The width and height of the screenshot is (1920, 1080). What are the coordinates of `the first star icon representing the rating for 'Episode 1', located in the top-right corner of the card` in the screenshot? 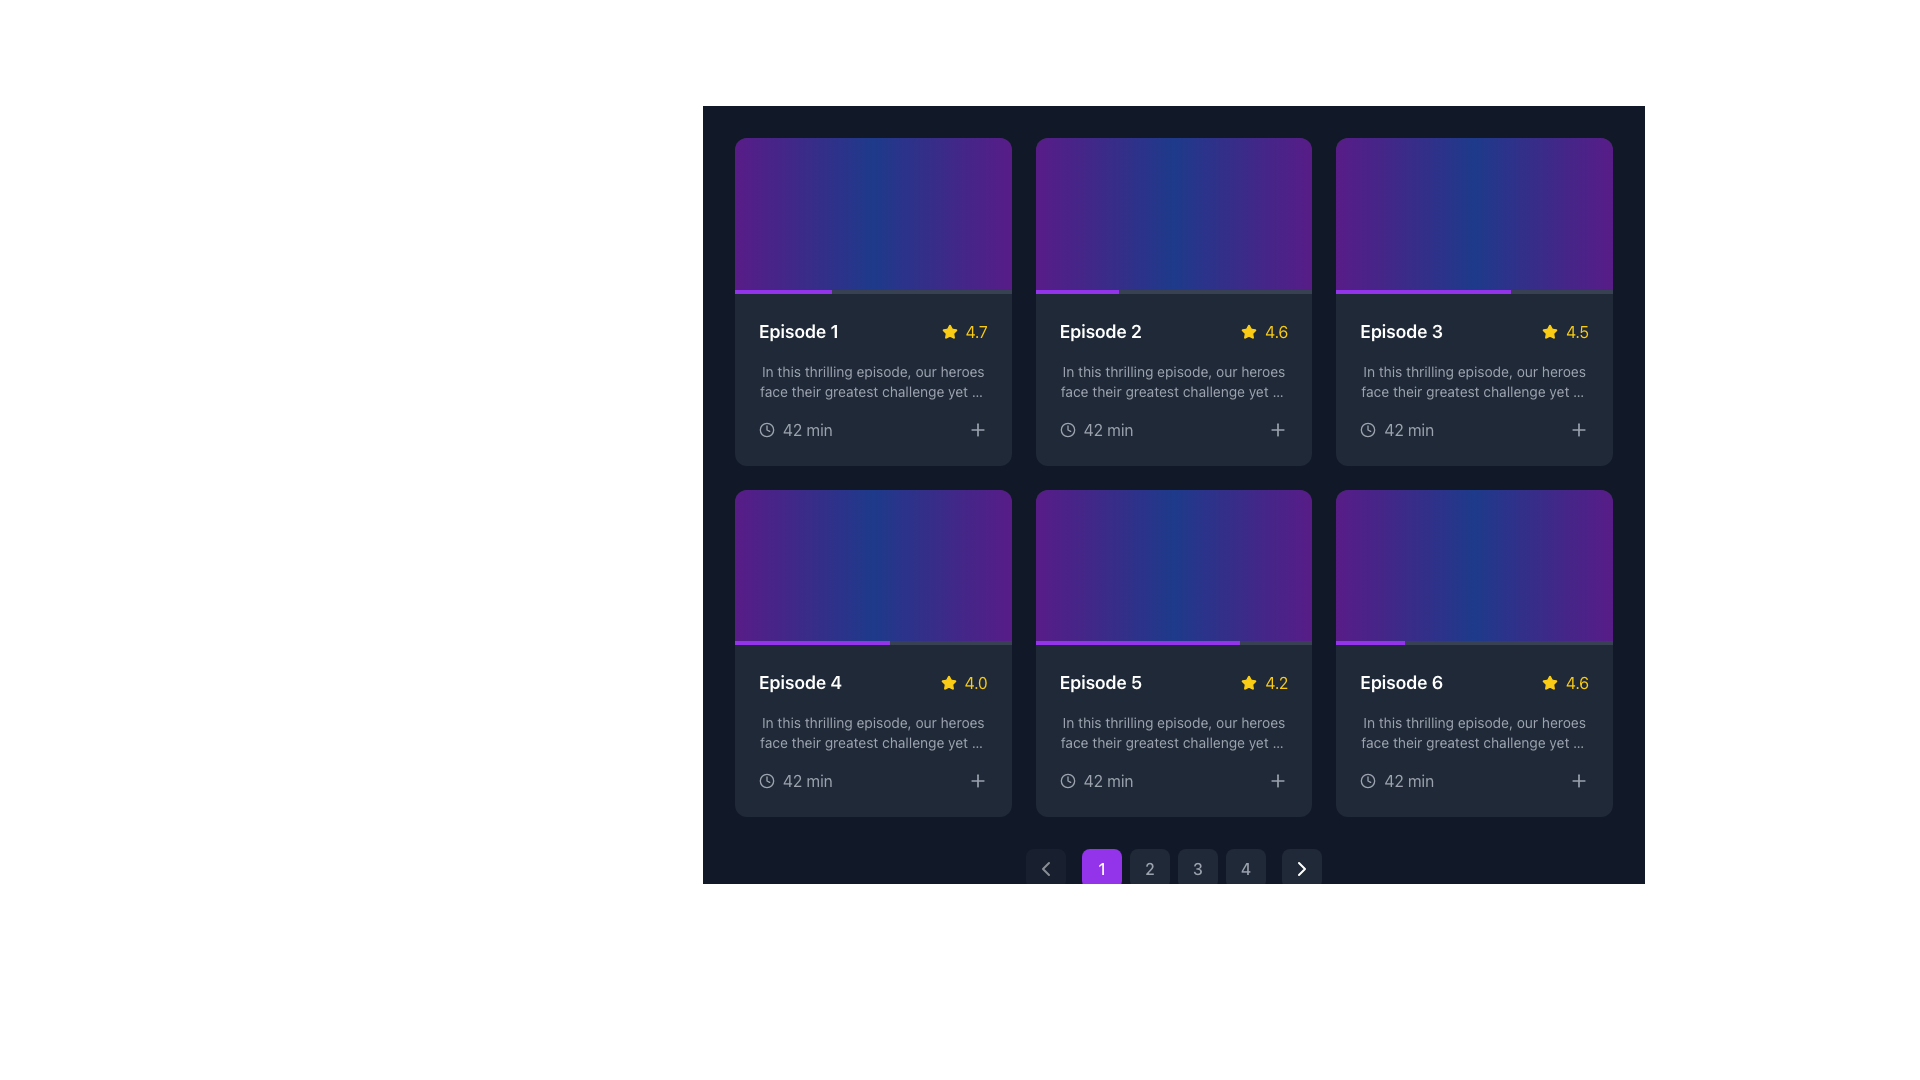 It's located at (948, 330).